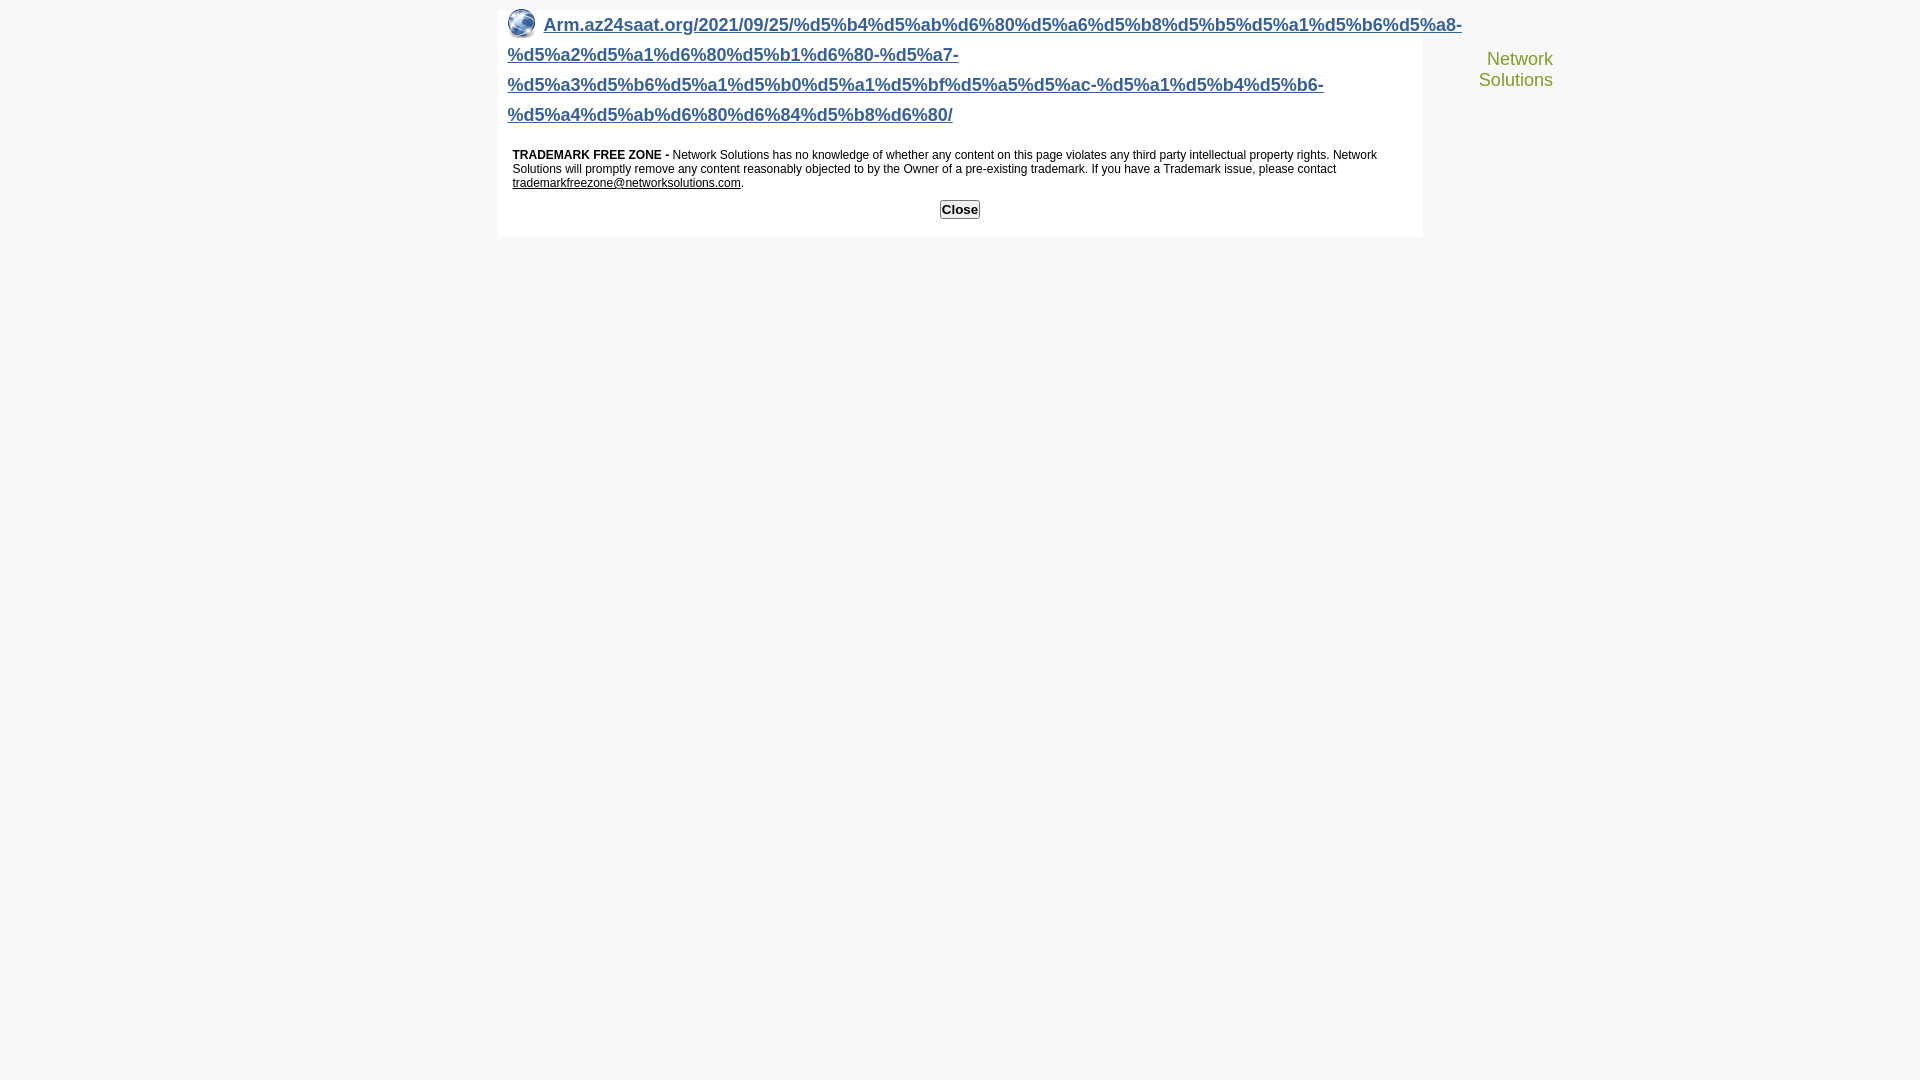 The width and height of the screenshot is (1920, 1080). I want to click on 'trademarkfreezone@networksolutions.com', so click(624, 182).